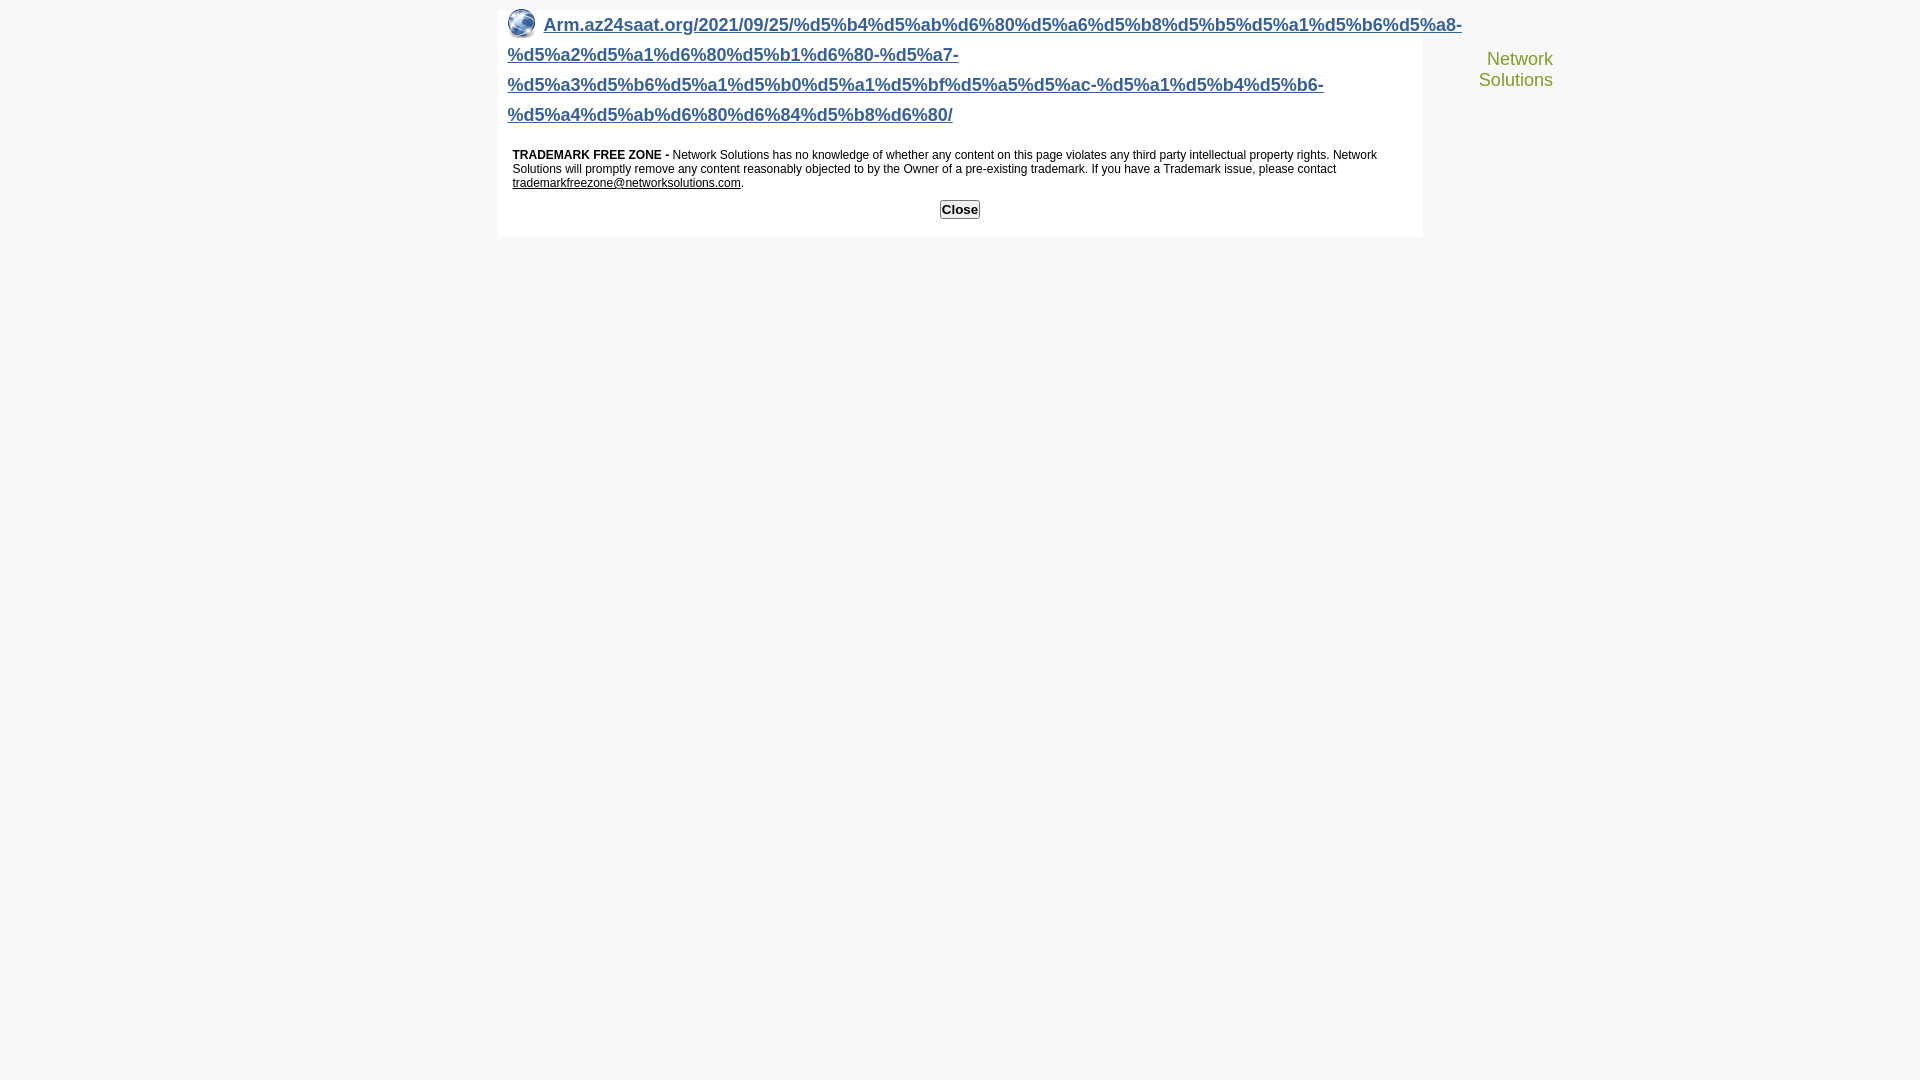 The width and height of the screenshot is (1920, 1080). I want to click on 'trademarkfreezone@networksolutions.com', so click(624, 182).